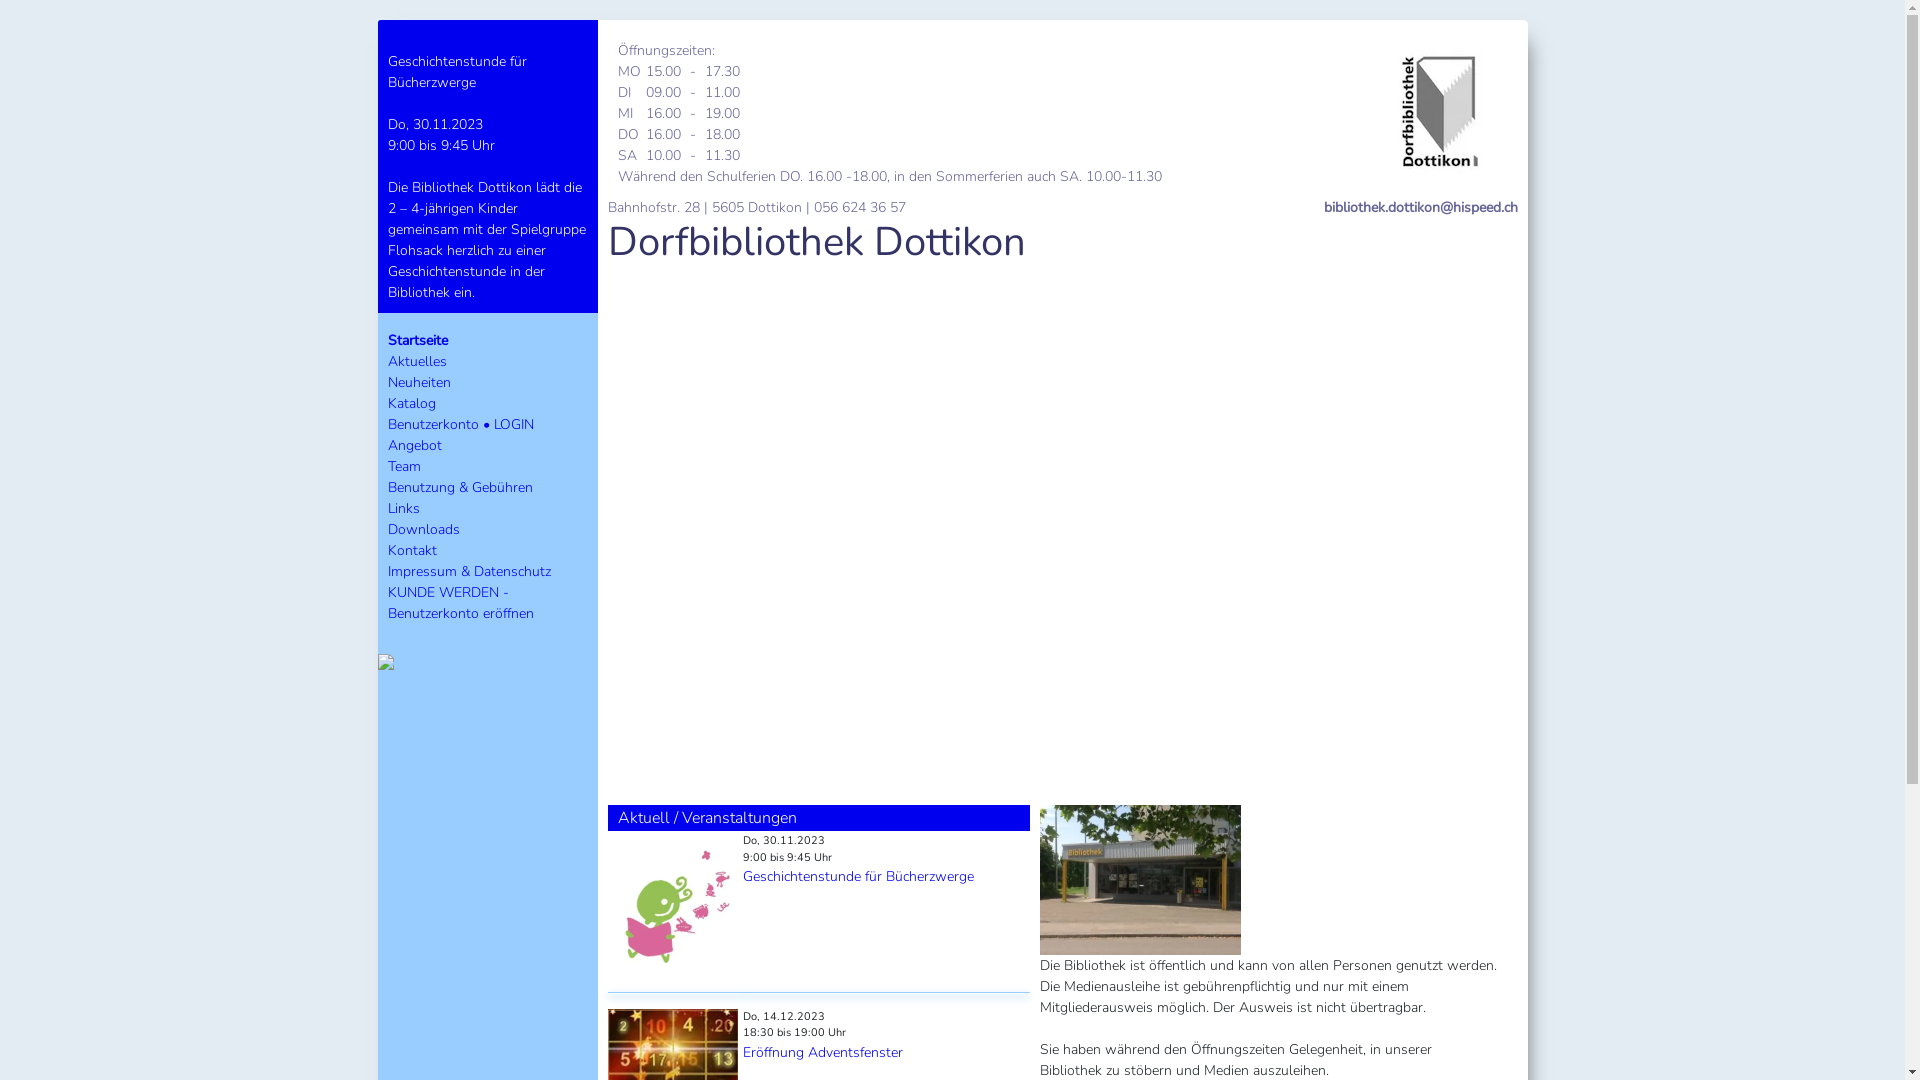 This screenshot has height=1080, width=1920. Describe the element at coordinates (388, 571) in the screenshot. I see `'Impressum & Datenschutz'` at that location.